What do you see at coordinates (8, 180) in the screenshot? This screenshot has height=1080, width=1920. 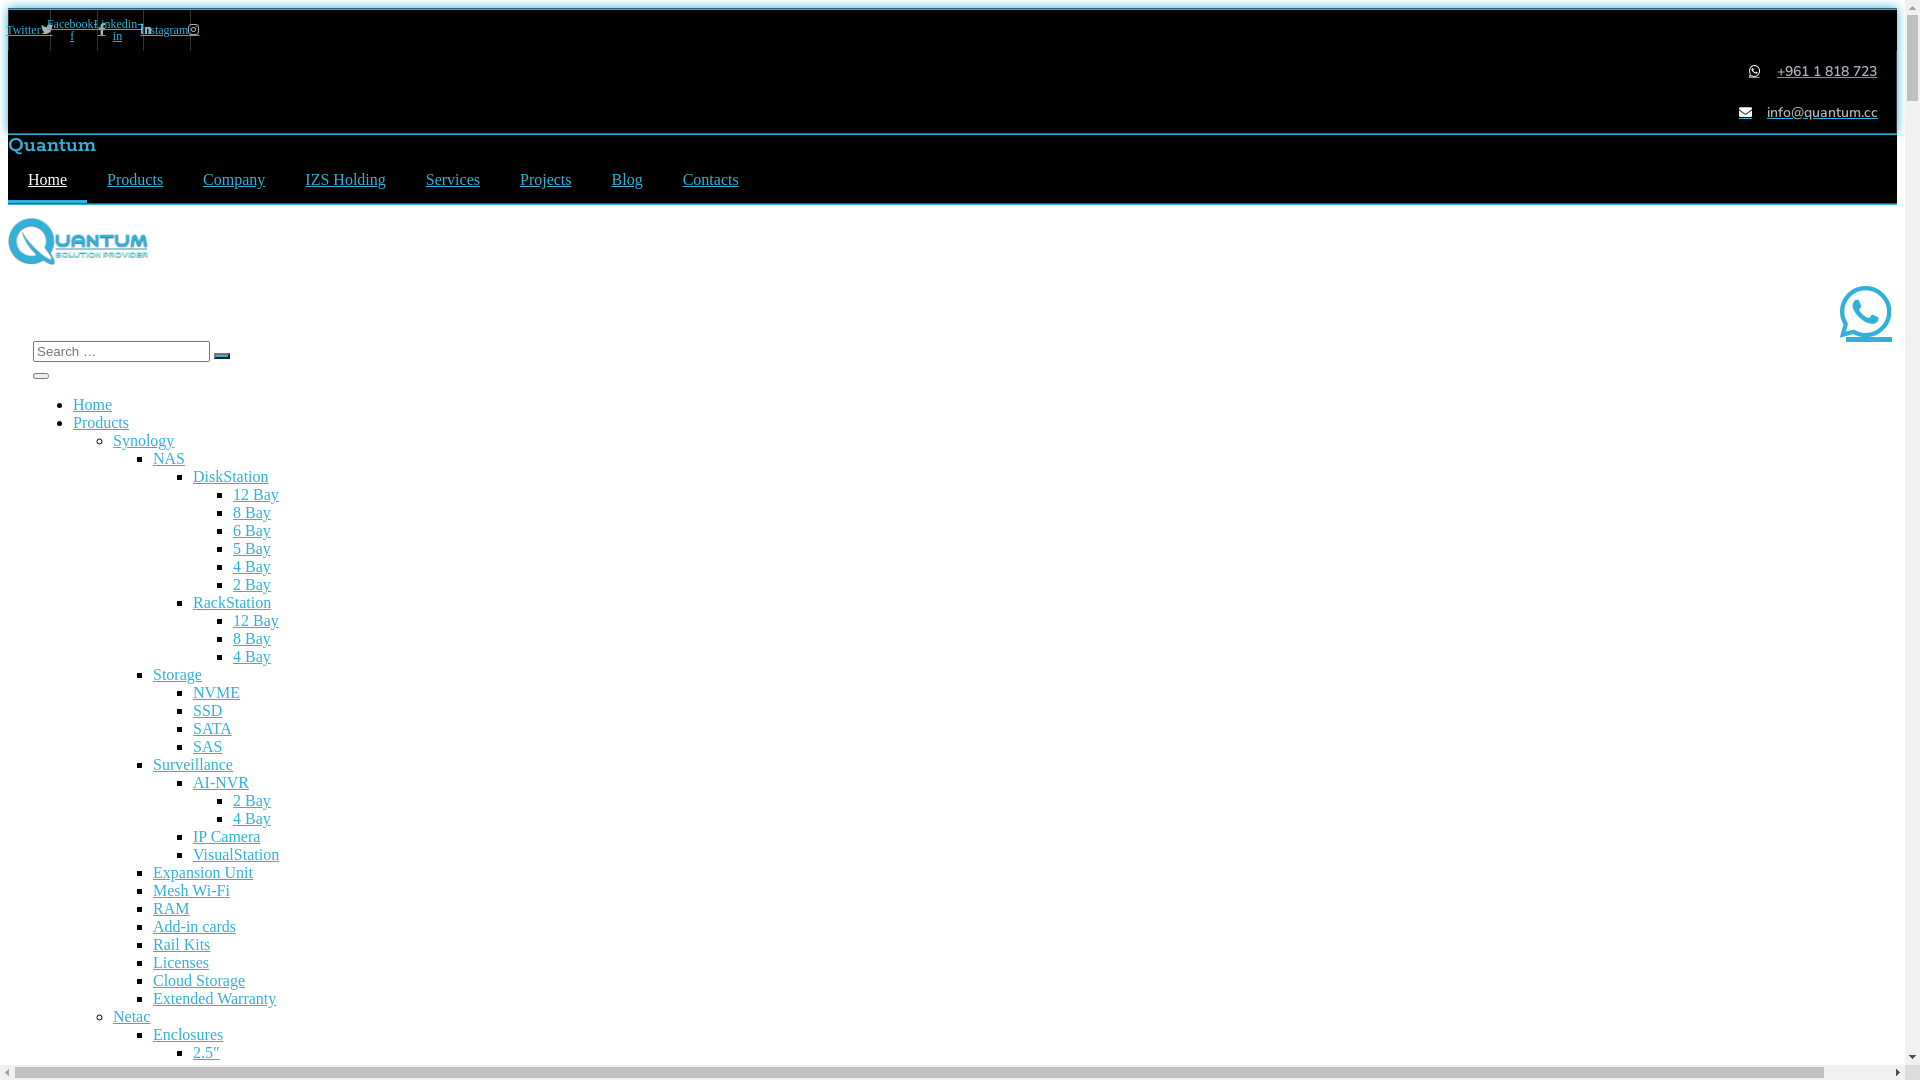 I see `'Home'` at bounding box center [8, 180].